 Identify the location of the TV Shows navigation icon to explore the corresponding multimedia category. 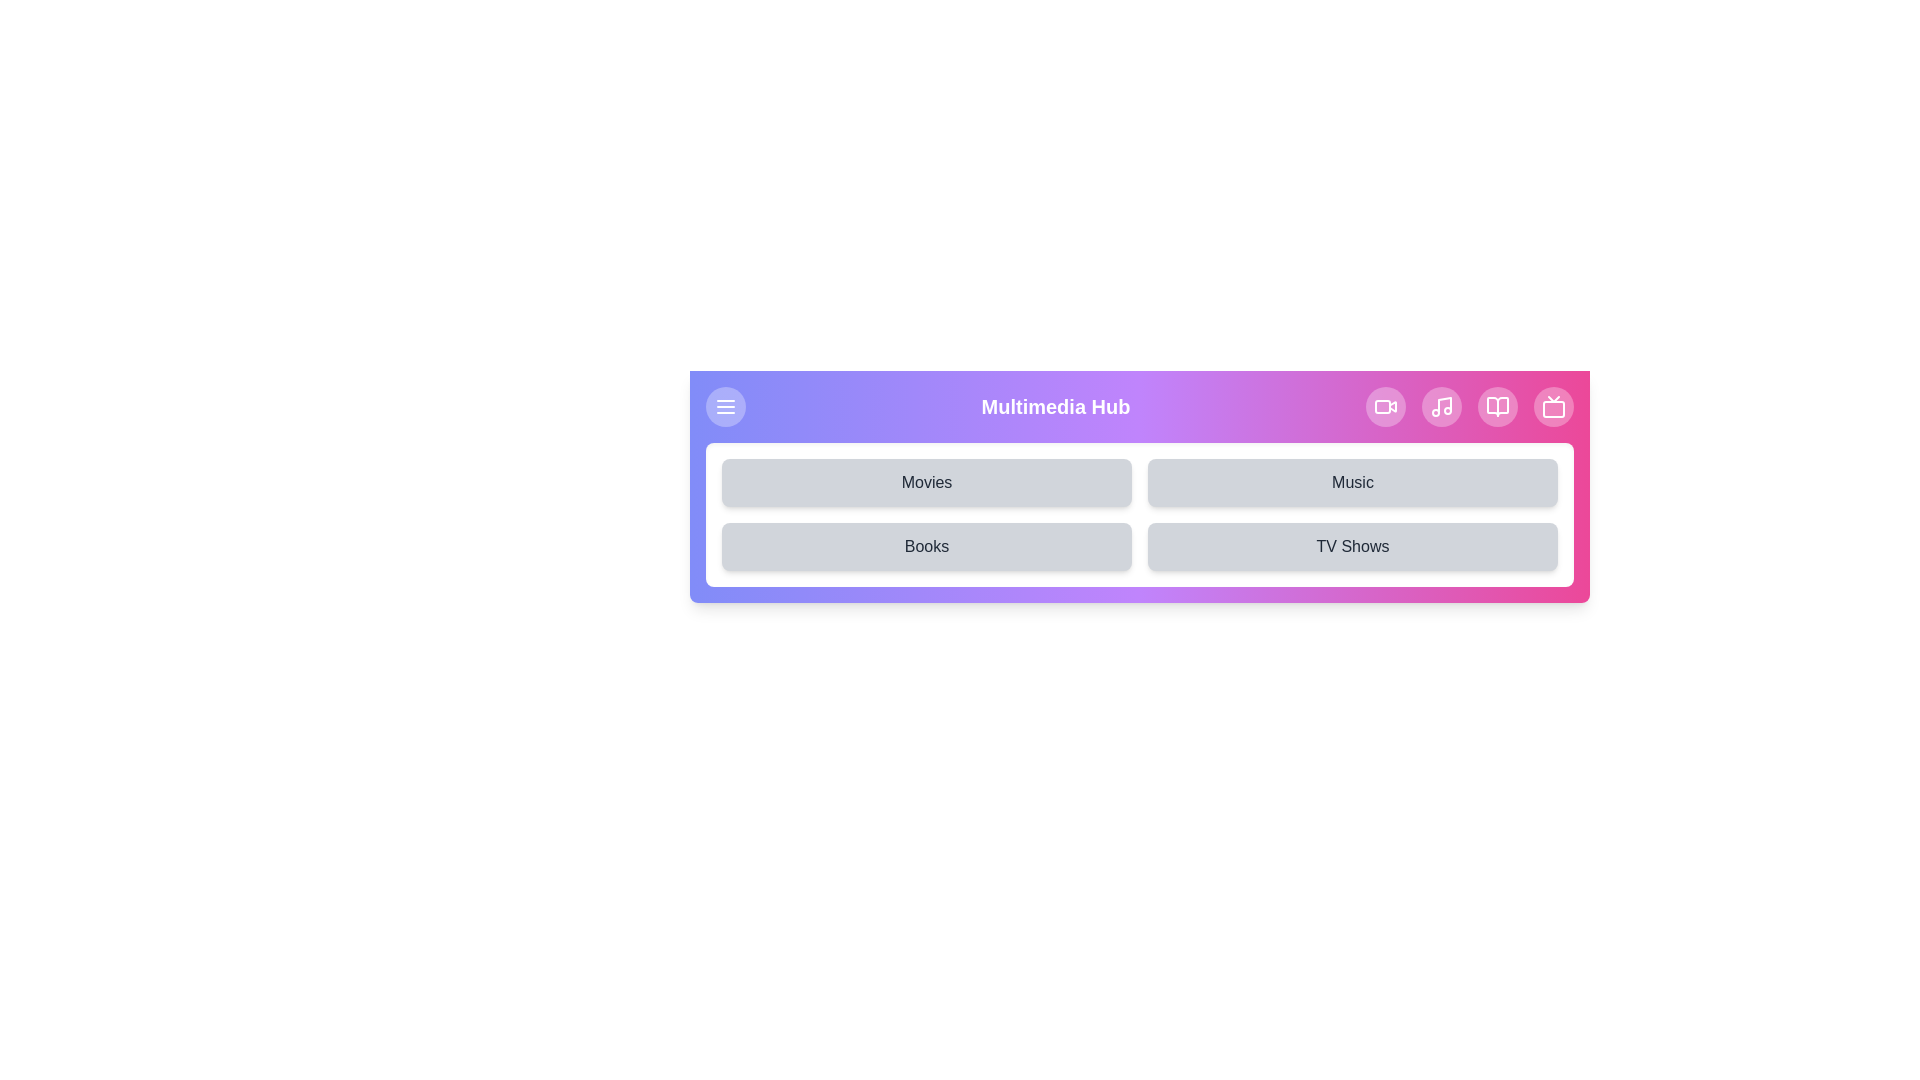
(1553, 406).